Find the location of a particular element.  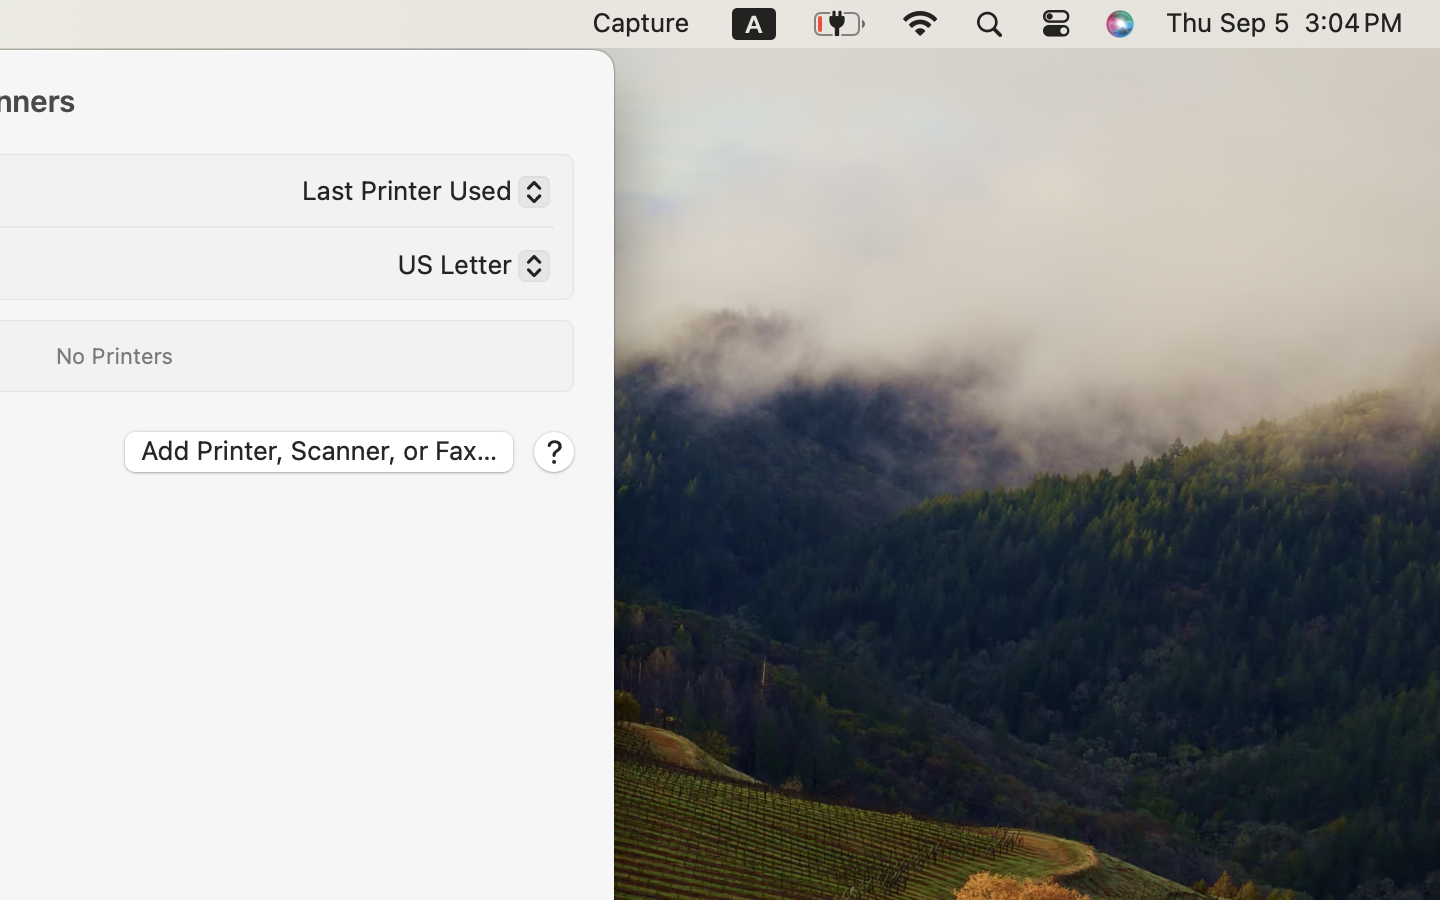

'Last Printer Used' is located at coordinates (417, 195).